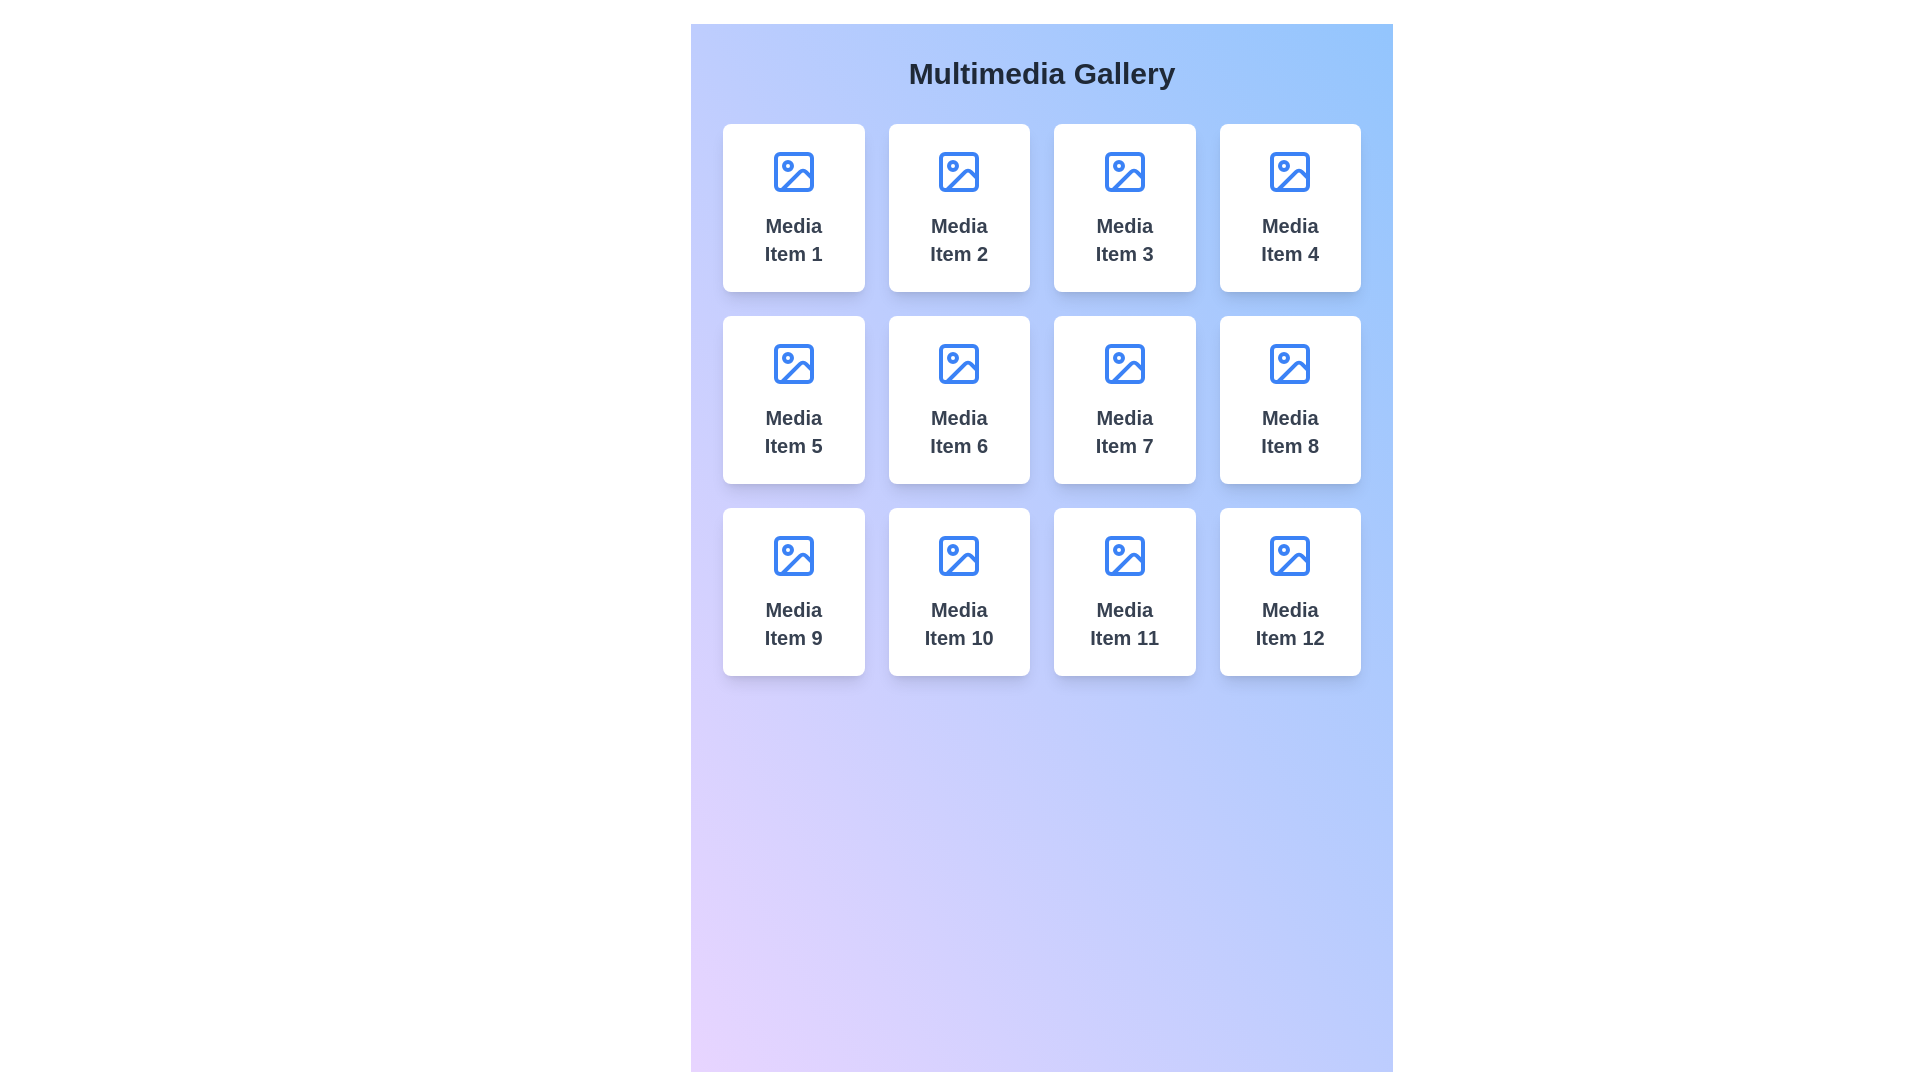  What do you see at coordinates (1124, 238) in the screenshot?
I see `the text label displaying 'Media Item 3', which is prominently styled with a bold, enlarged dark gray font, centered within a clickable card with a white background and rounded corners` at bounding box center [1124, 238].